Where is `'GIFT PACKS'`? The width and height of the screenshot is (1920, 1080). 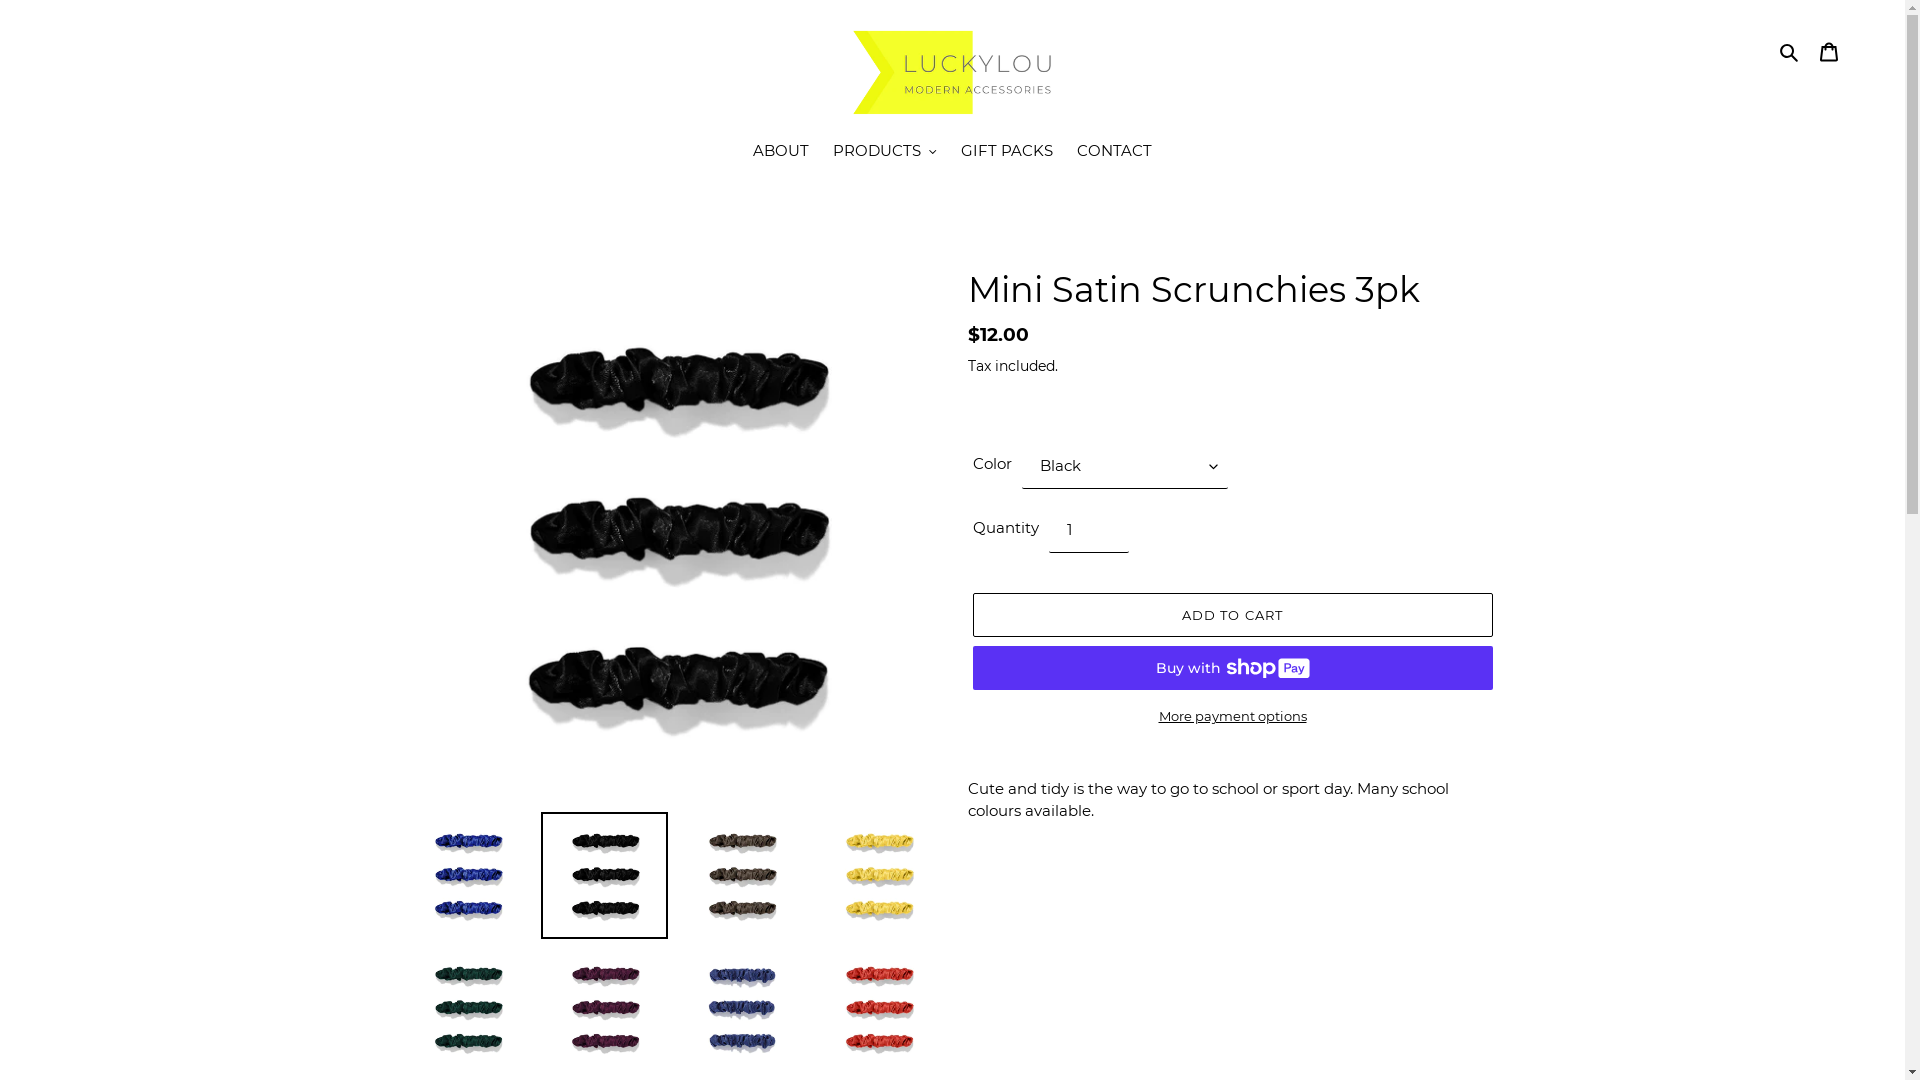 'GIFT PACKS' is located at coordinates (1007, 152).